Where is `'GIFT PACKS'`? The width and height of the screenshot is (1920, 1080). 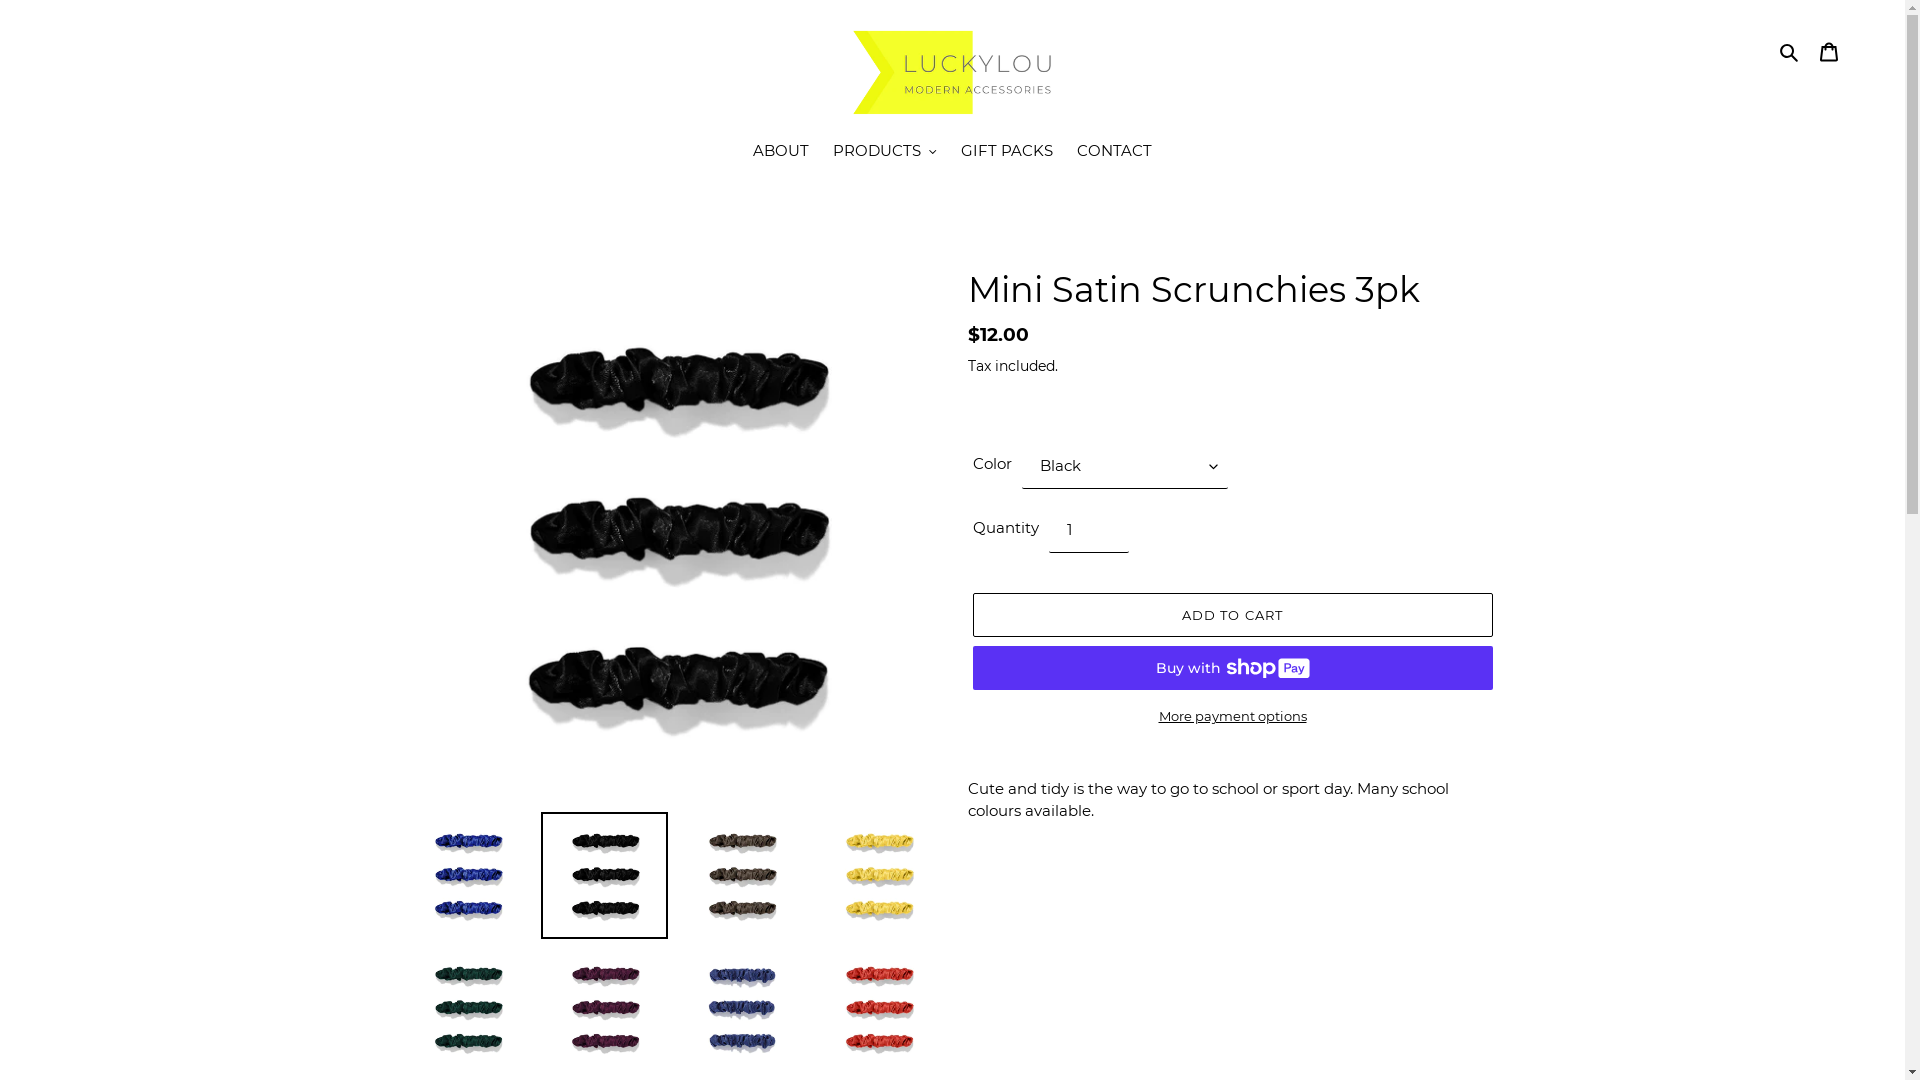 'GIFT PACKS' is located at coordinates (1007, 152).